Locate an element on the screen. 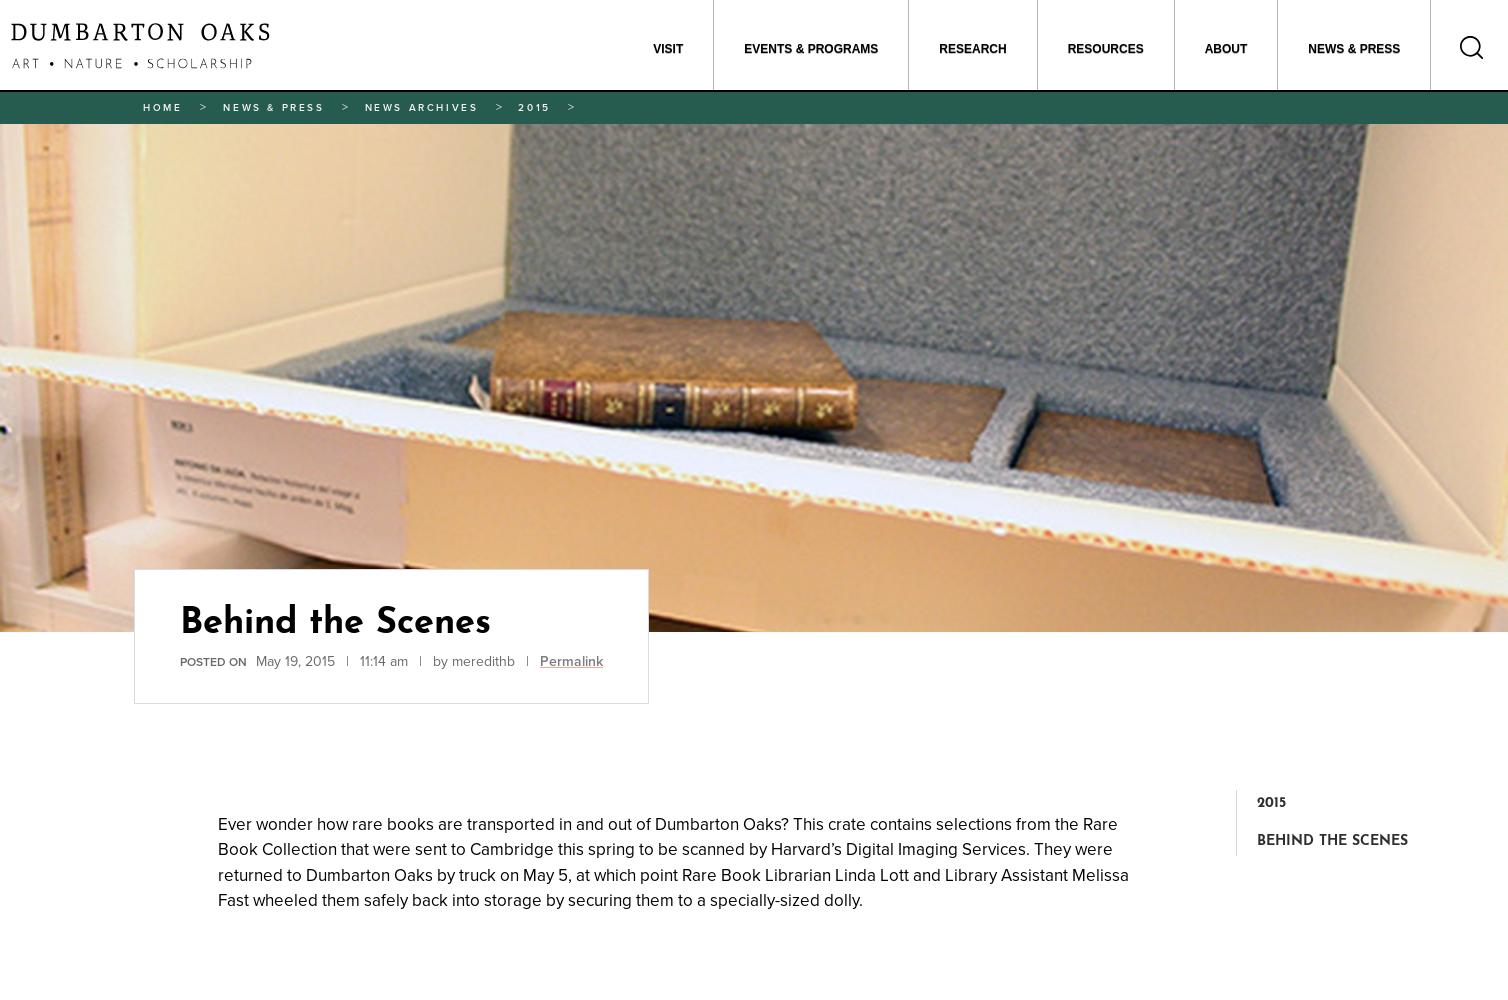 This screenshot has height=1000, width=1508. 'Garden and Landscape Studies' is located at coordinates (970, 123).